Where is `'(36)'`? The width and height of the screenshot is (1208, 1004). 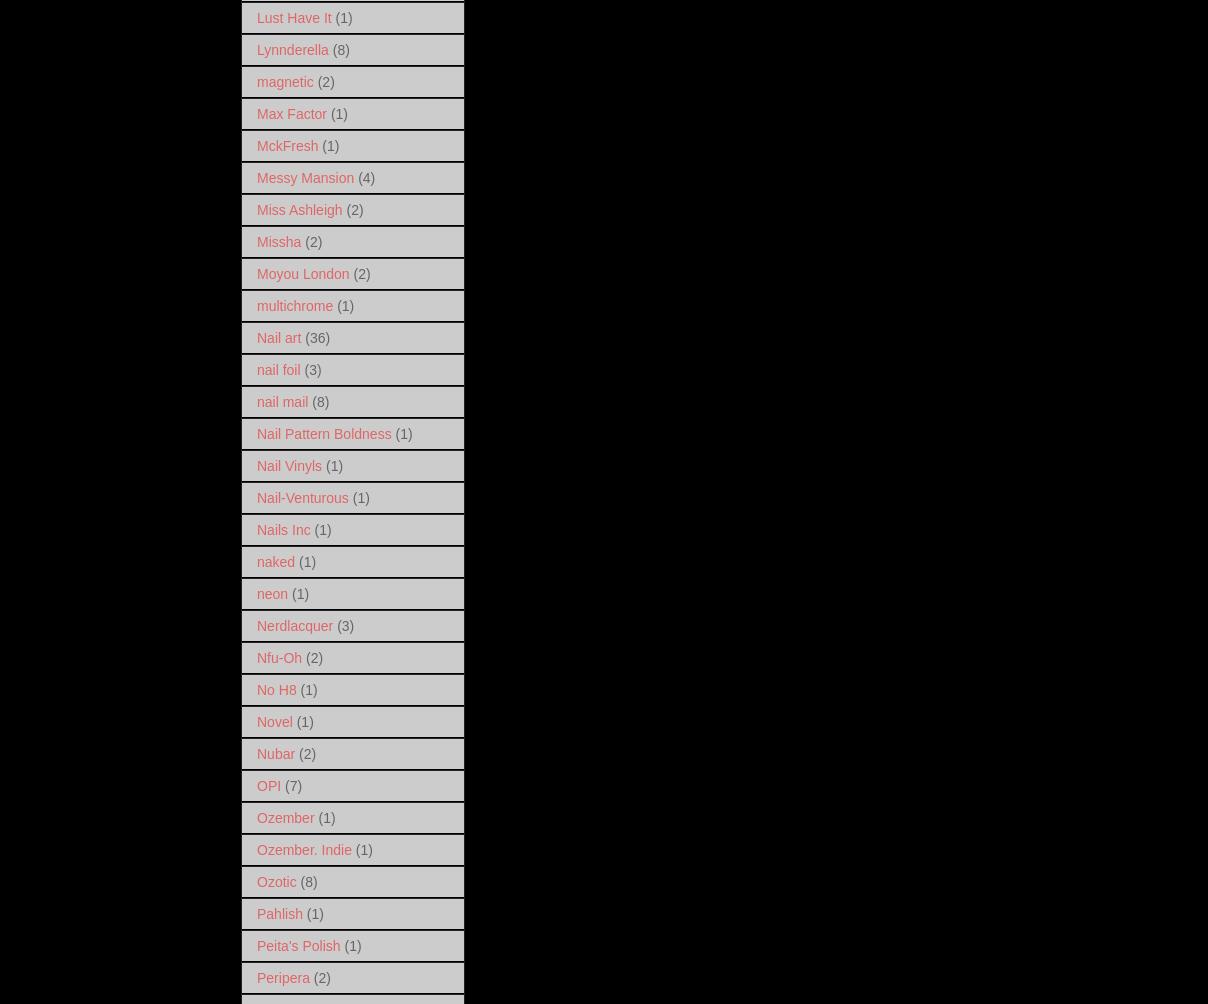 '(36)' is located at coordinates (304, 337).